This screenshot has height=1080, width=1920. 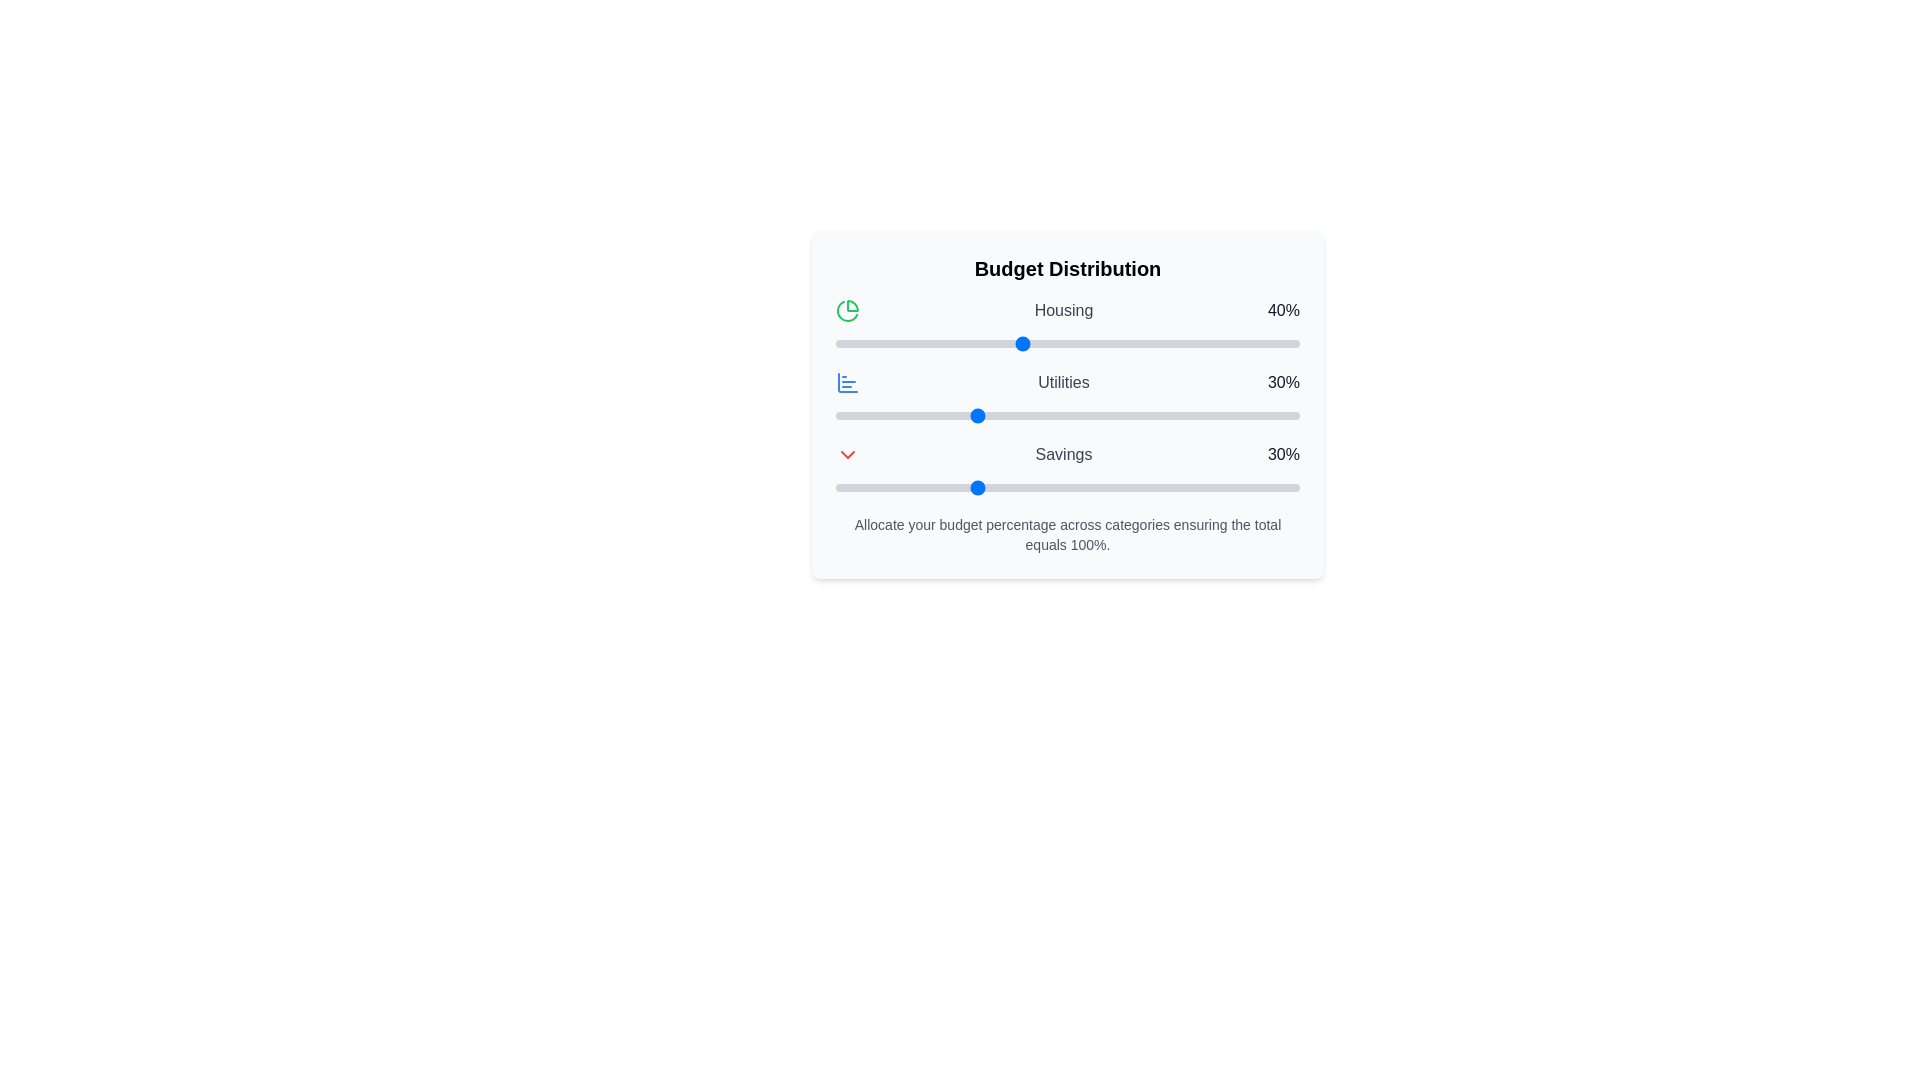 What do you see at coordinates (1283, 382) in the screenshot?
I see `the percentage allocation information displayed in the Text label that follows the 'Utilities' label in the budget distribution interface` at bounding box center [1283, 382].